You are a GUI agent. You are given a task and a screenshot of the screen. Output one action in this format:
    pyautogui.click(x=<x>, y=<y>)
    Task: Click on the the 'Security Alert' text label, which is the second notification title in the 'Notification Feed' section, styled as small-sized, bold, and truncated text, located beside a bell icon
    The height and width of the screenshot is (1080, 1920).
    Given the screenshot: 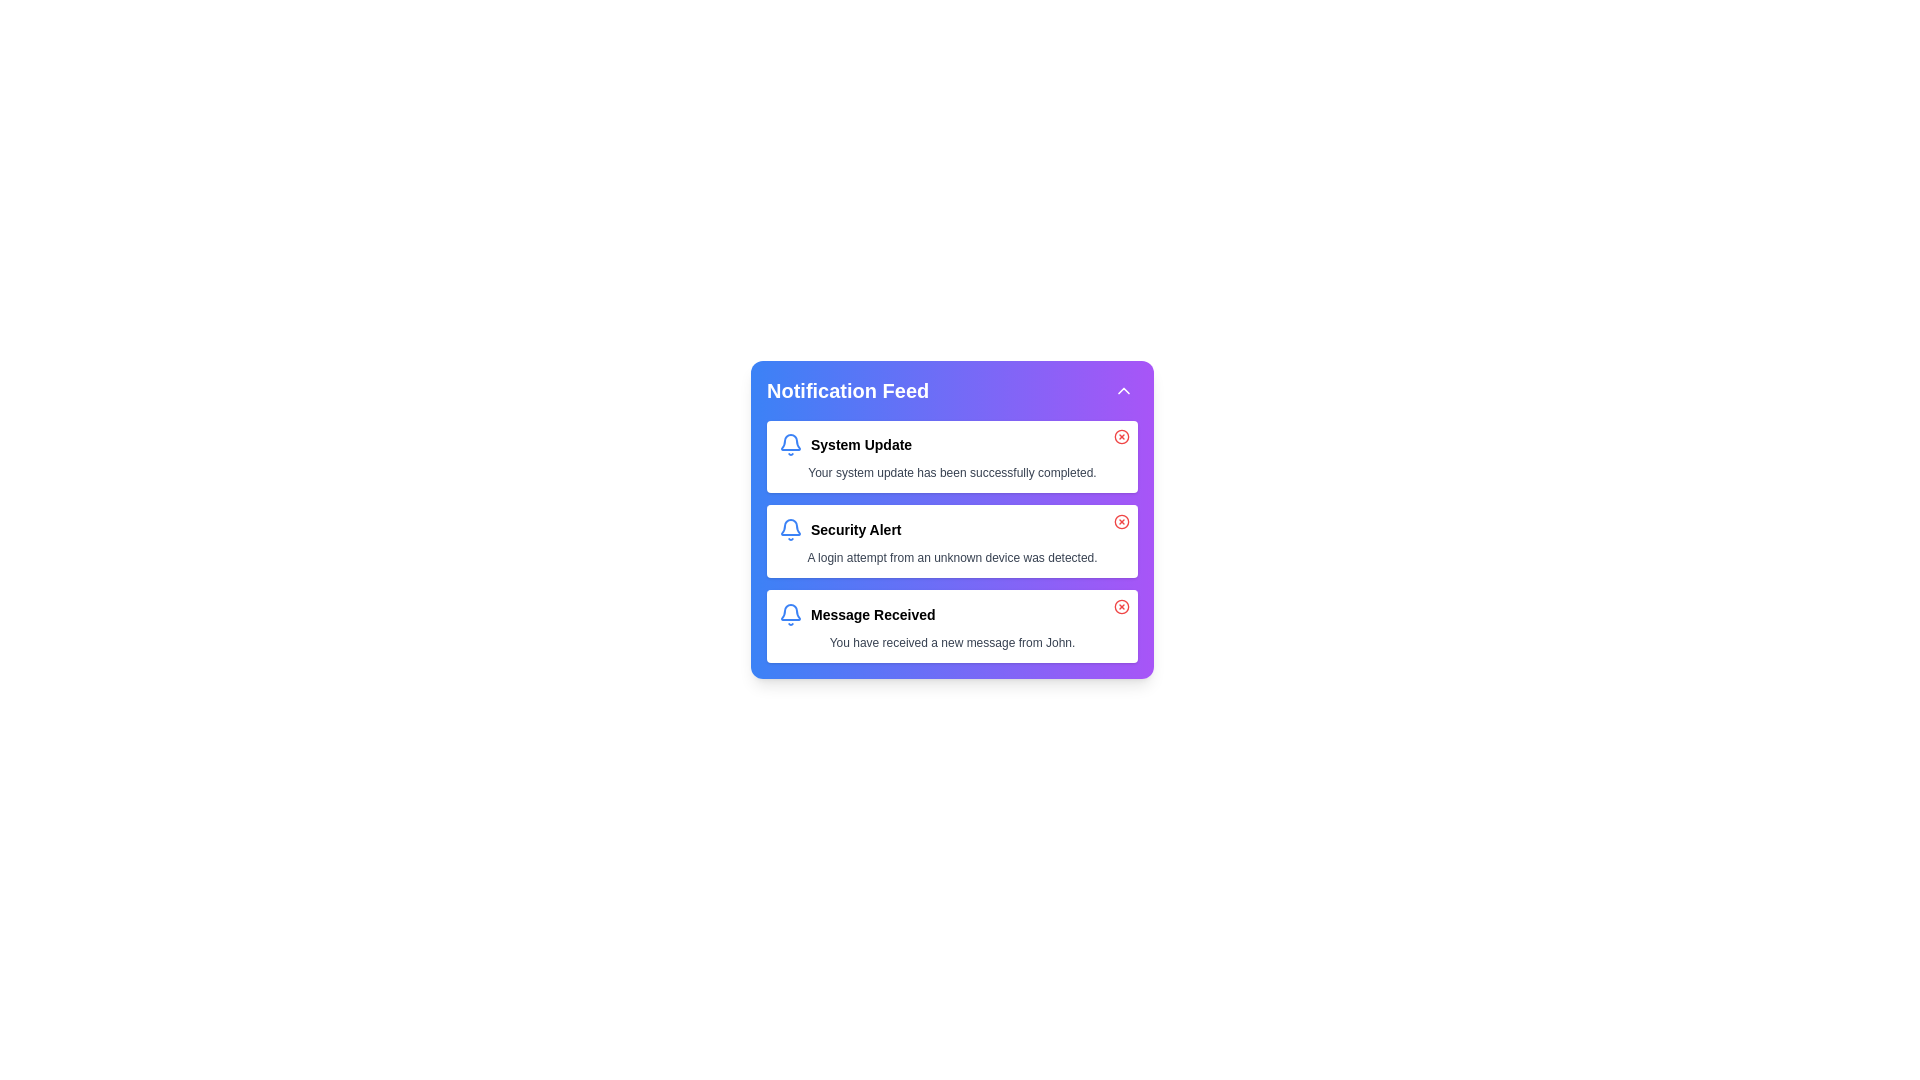 What is the action you would take?
    pyautogui.click(x=855, y=528)
    